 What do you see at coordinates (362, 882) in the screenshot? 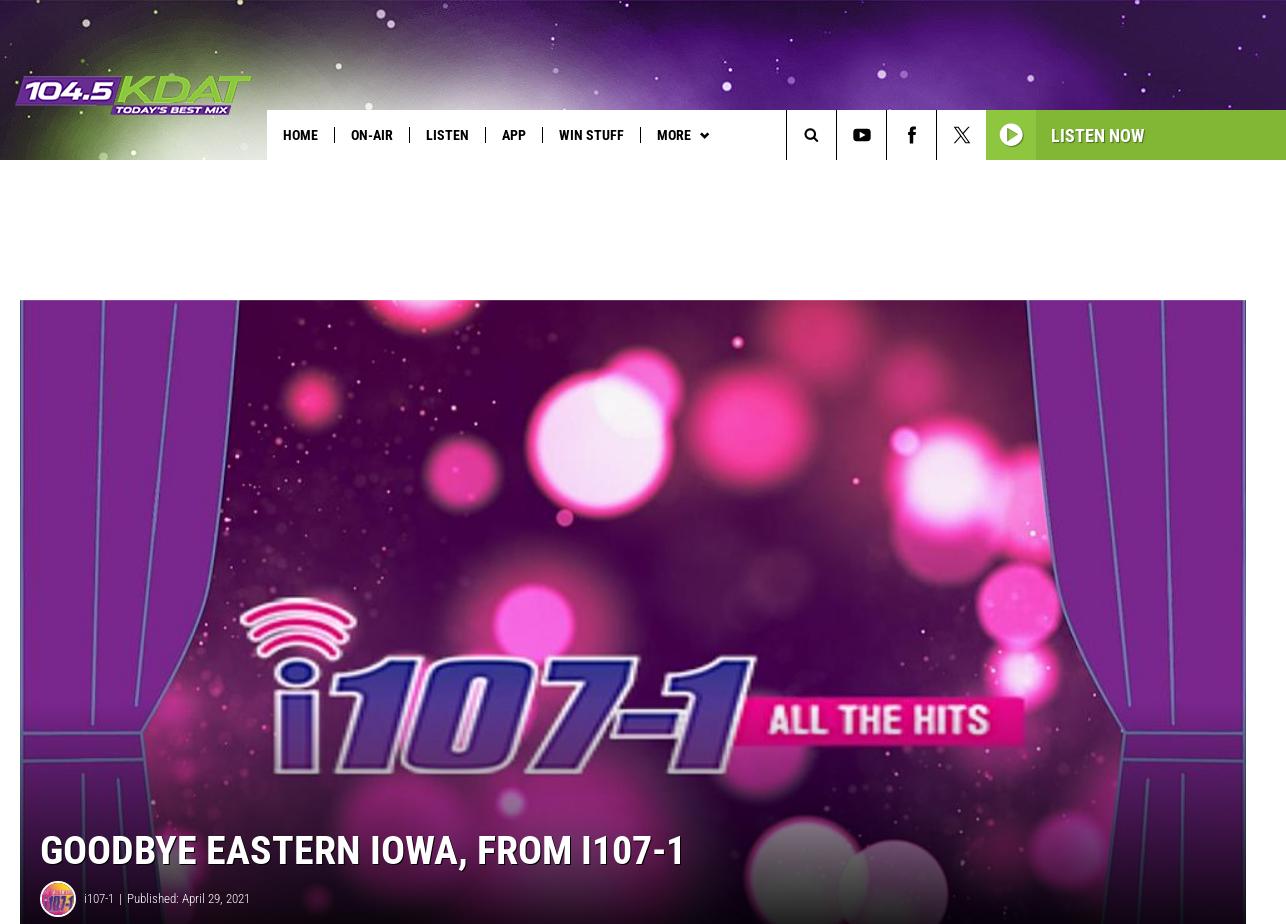
I see `'Goodbye Eastern Iowa, From i107-1'` at bounding box center [362, 882].